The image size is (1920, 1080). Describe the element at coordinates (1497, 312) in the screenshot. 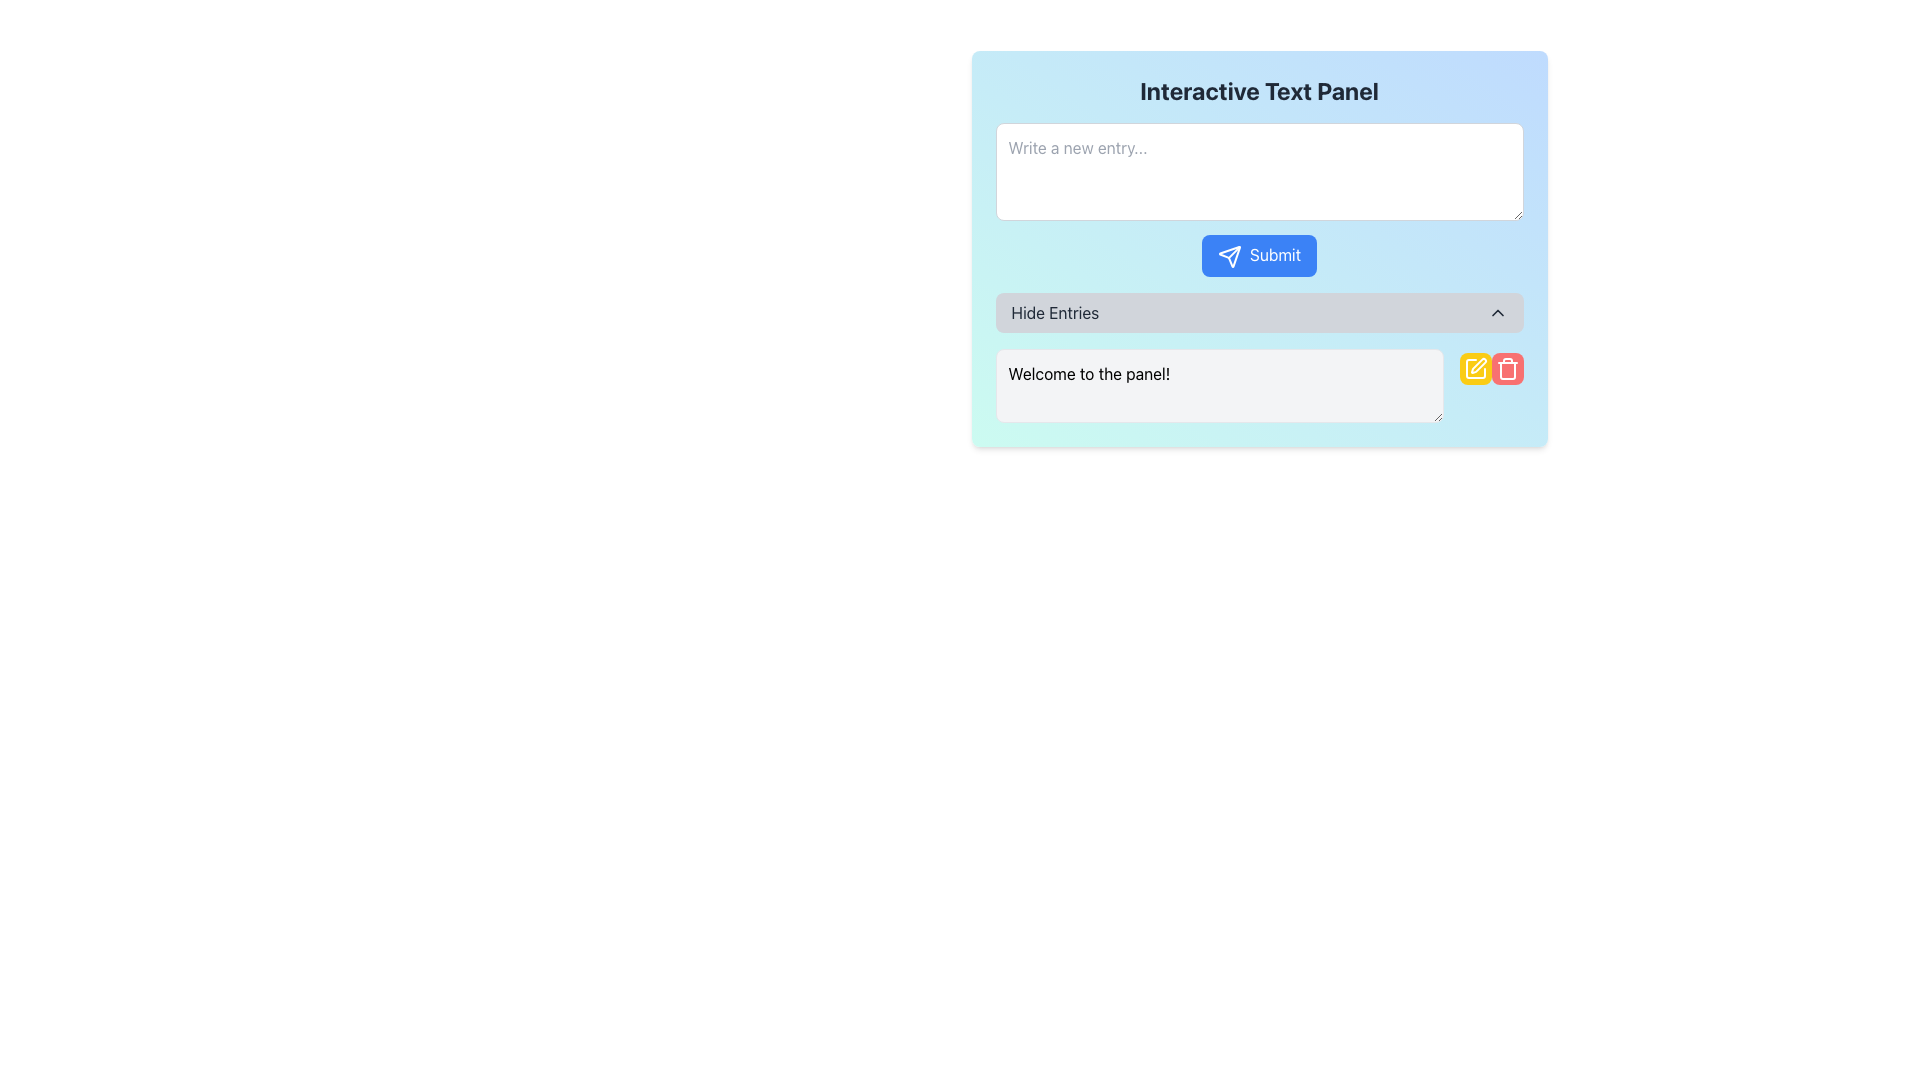

I see `the chevron icon located on the right end of the 'Hide Entries' button` at that location.